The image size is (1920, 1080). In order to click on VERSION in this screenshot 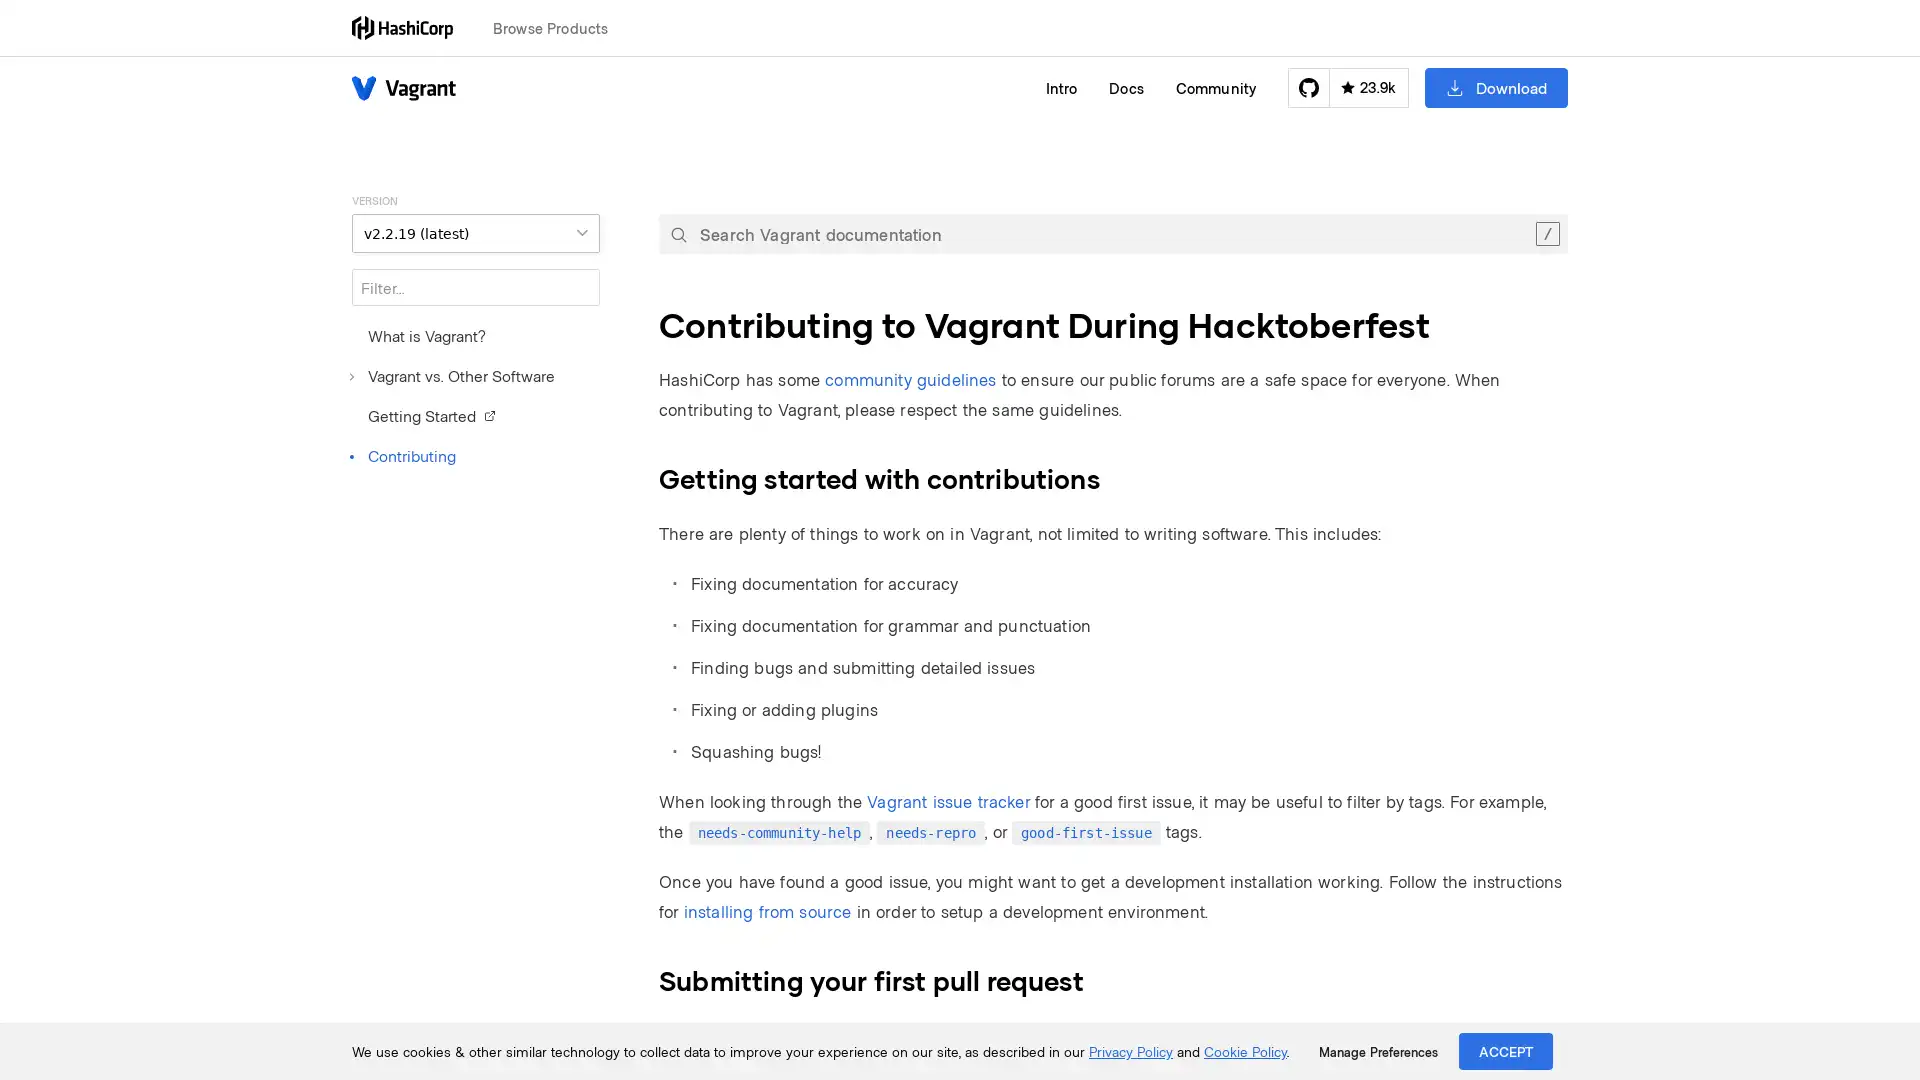, I will do `click(474, 232)`.